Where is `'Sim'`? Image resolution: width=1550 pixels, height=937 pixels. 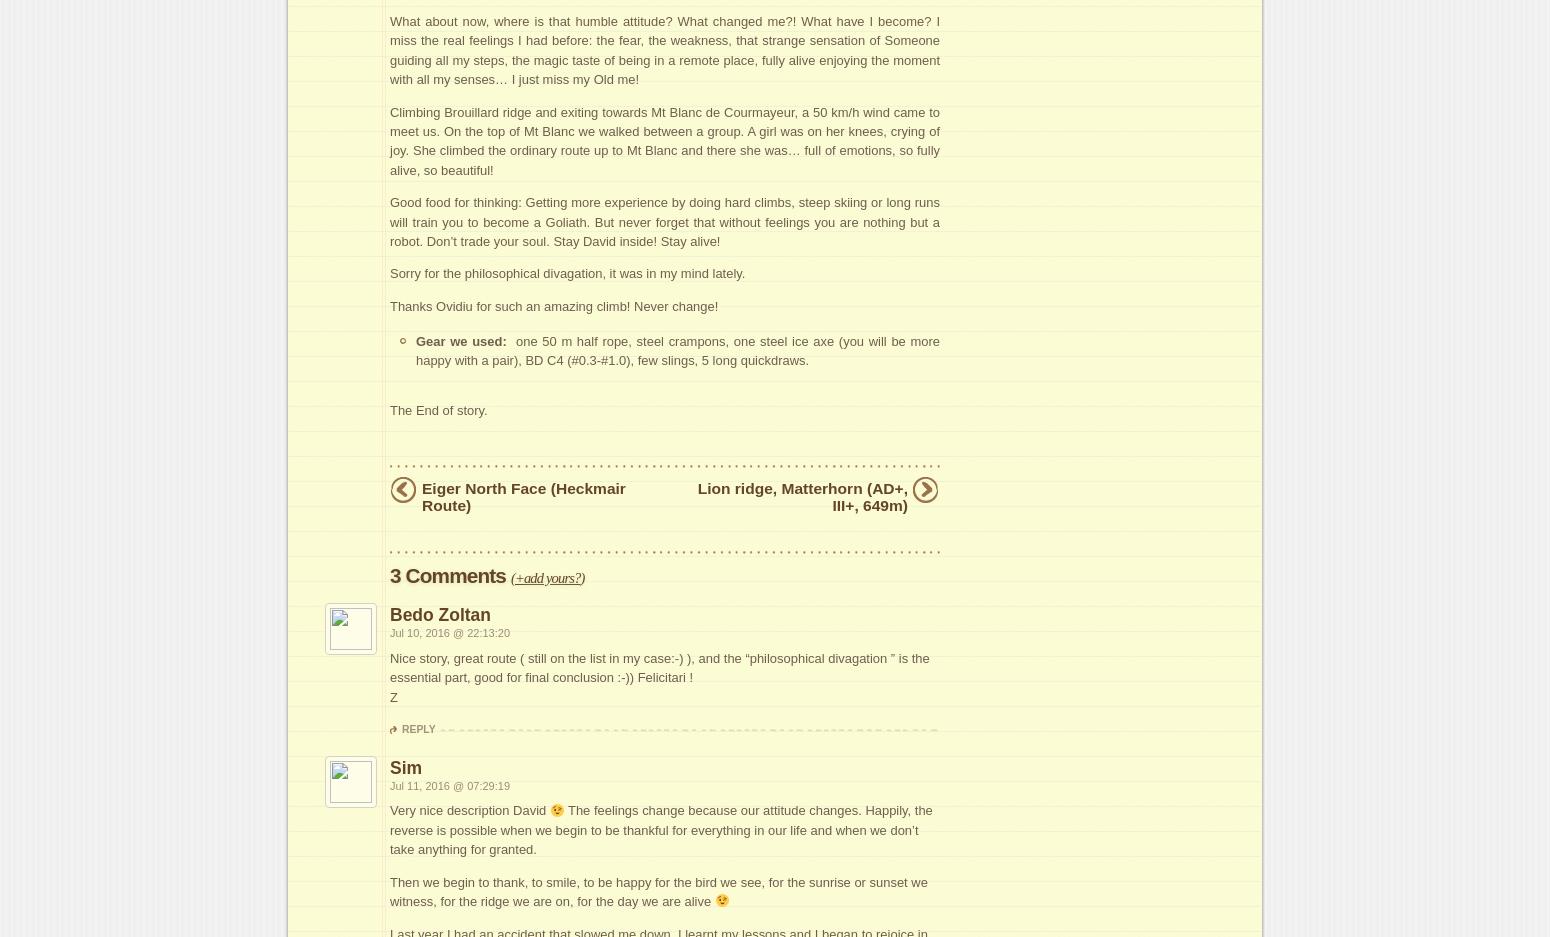 'Sim' is located at coordinates (405, 767).